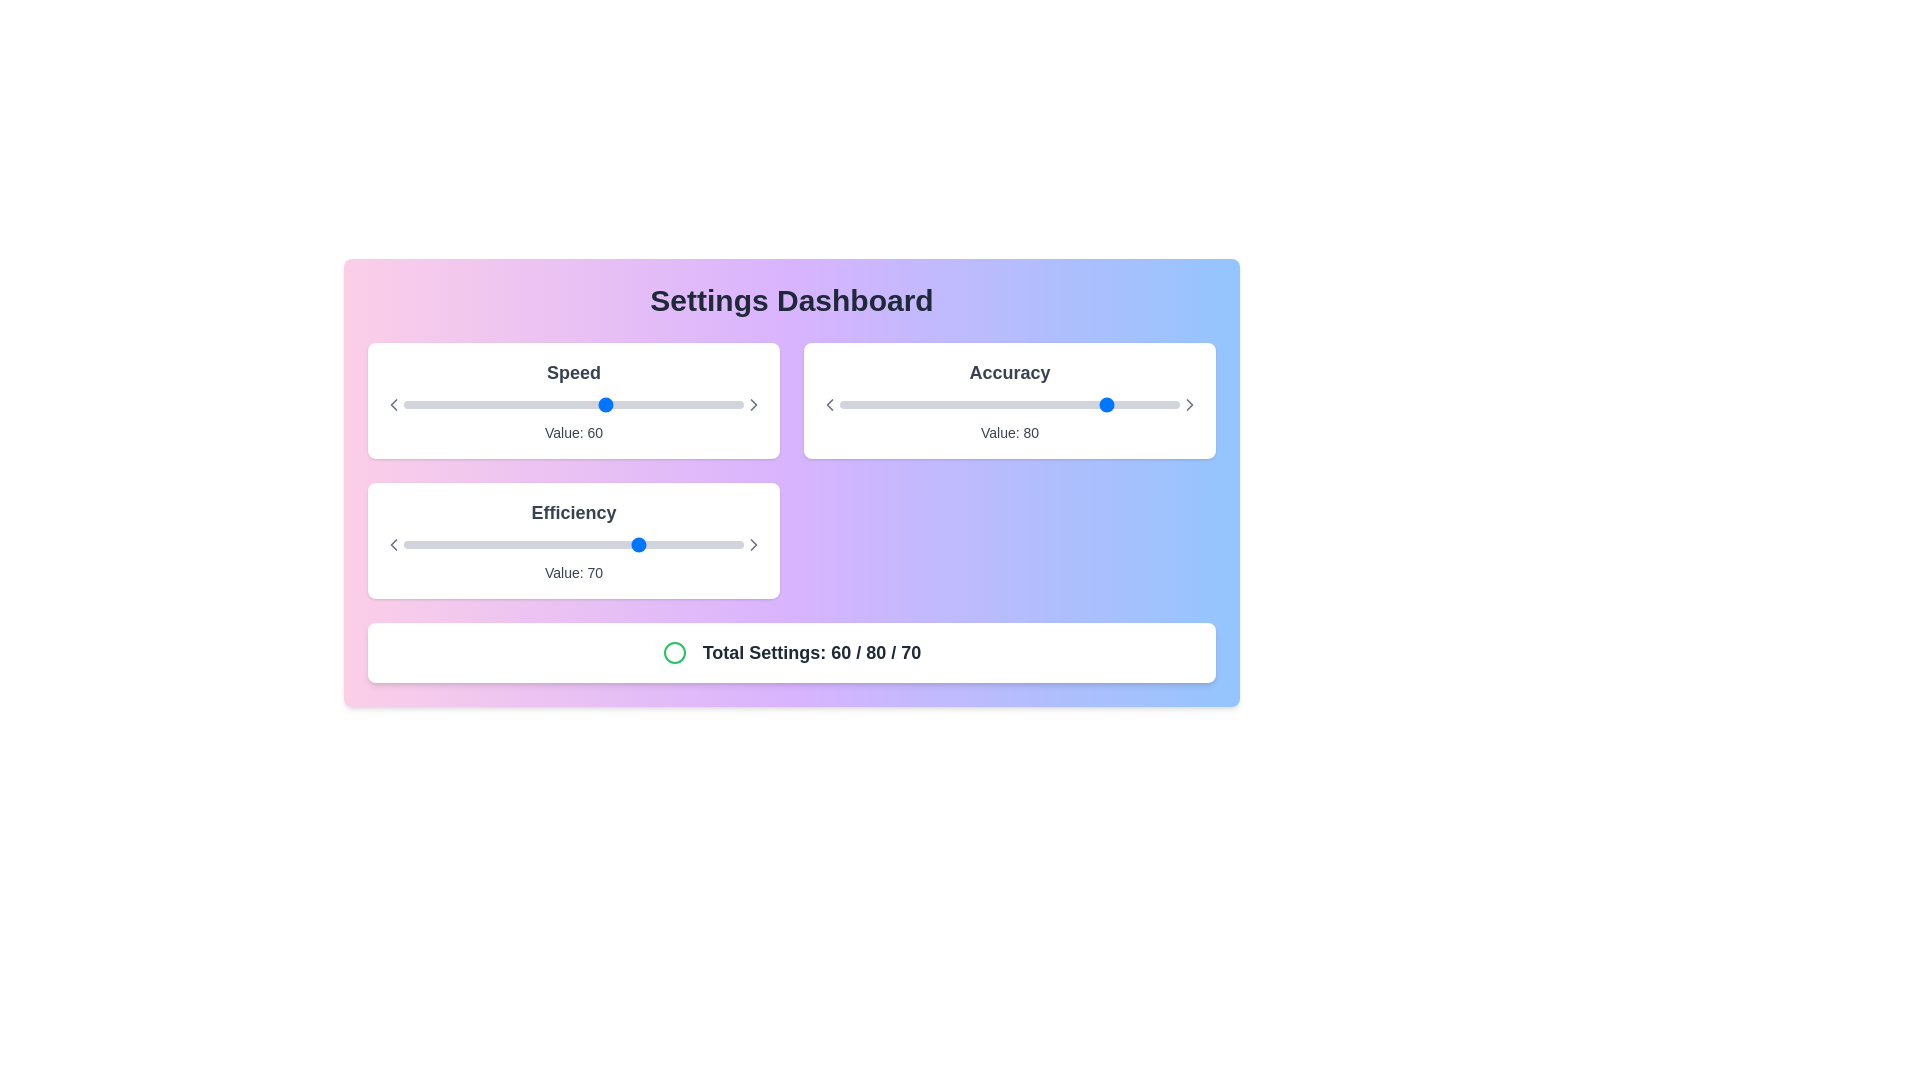  Describe the element at coordinates (1046, 405) in the screenshot. I see `accuracy slider` at that location.